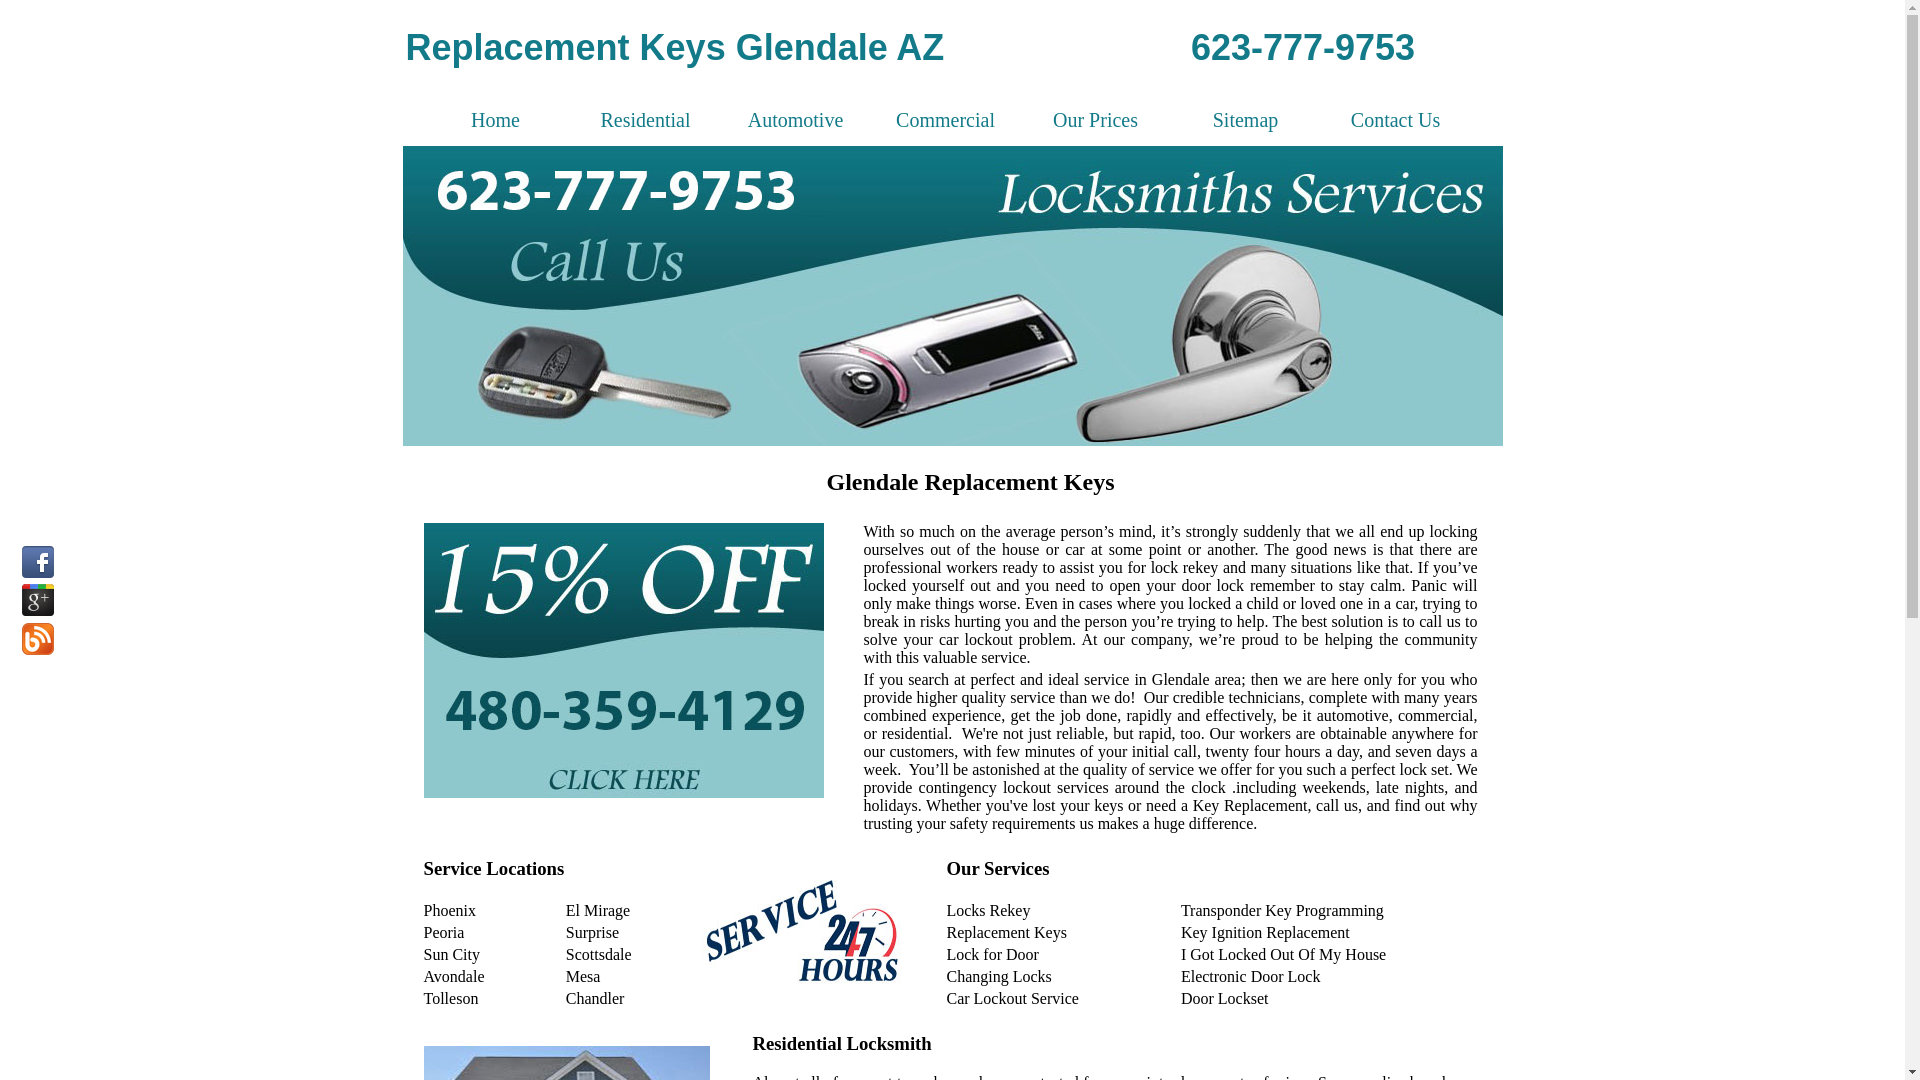  Describe the element at coordinates (443, 932) in the screenshot. I see `'Peoria'` at that location.